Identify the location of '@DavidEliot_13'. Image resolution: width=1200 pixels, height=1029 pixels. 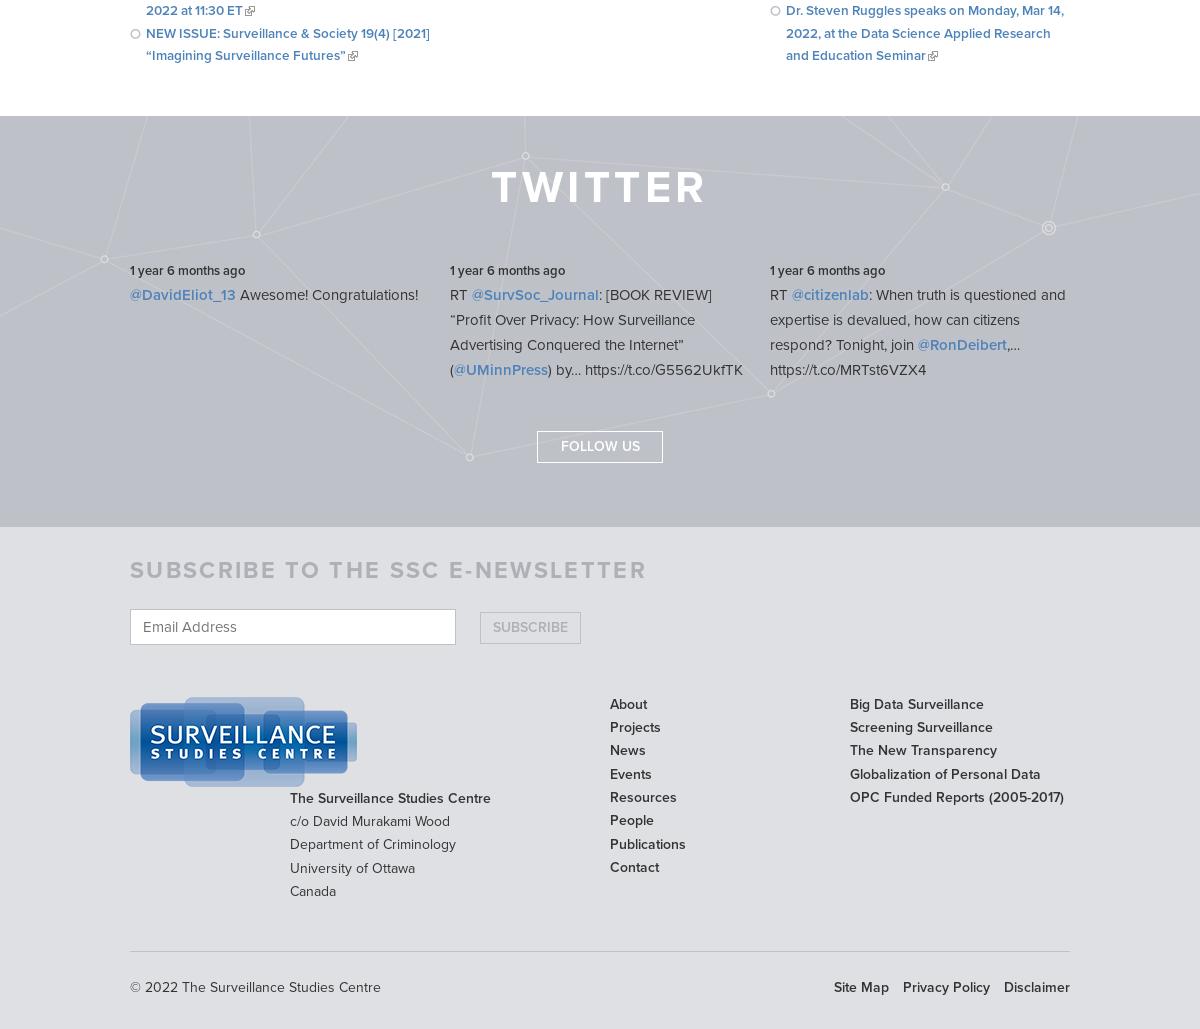
(129, 295).